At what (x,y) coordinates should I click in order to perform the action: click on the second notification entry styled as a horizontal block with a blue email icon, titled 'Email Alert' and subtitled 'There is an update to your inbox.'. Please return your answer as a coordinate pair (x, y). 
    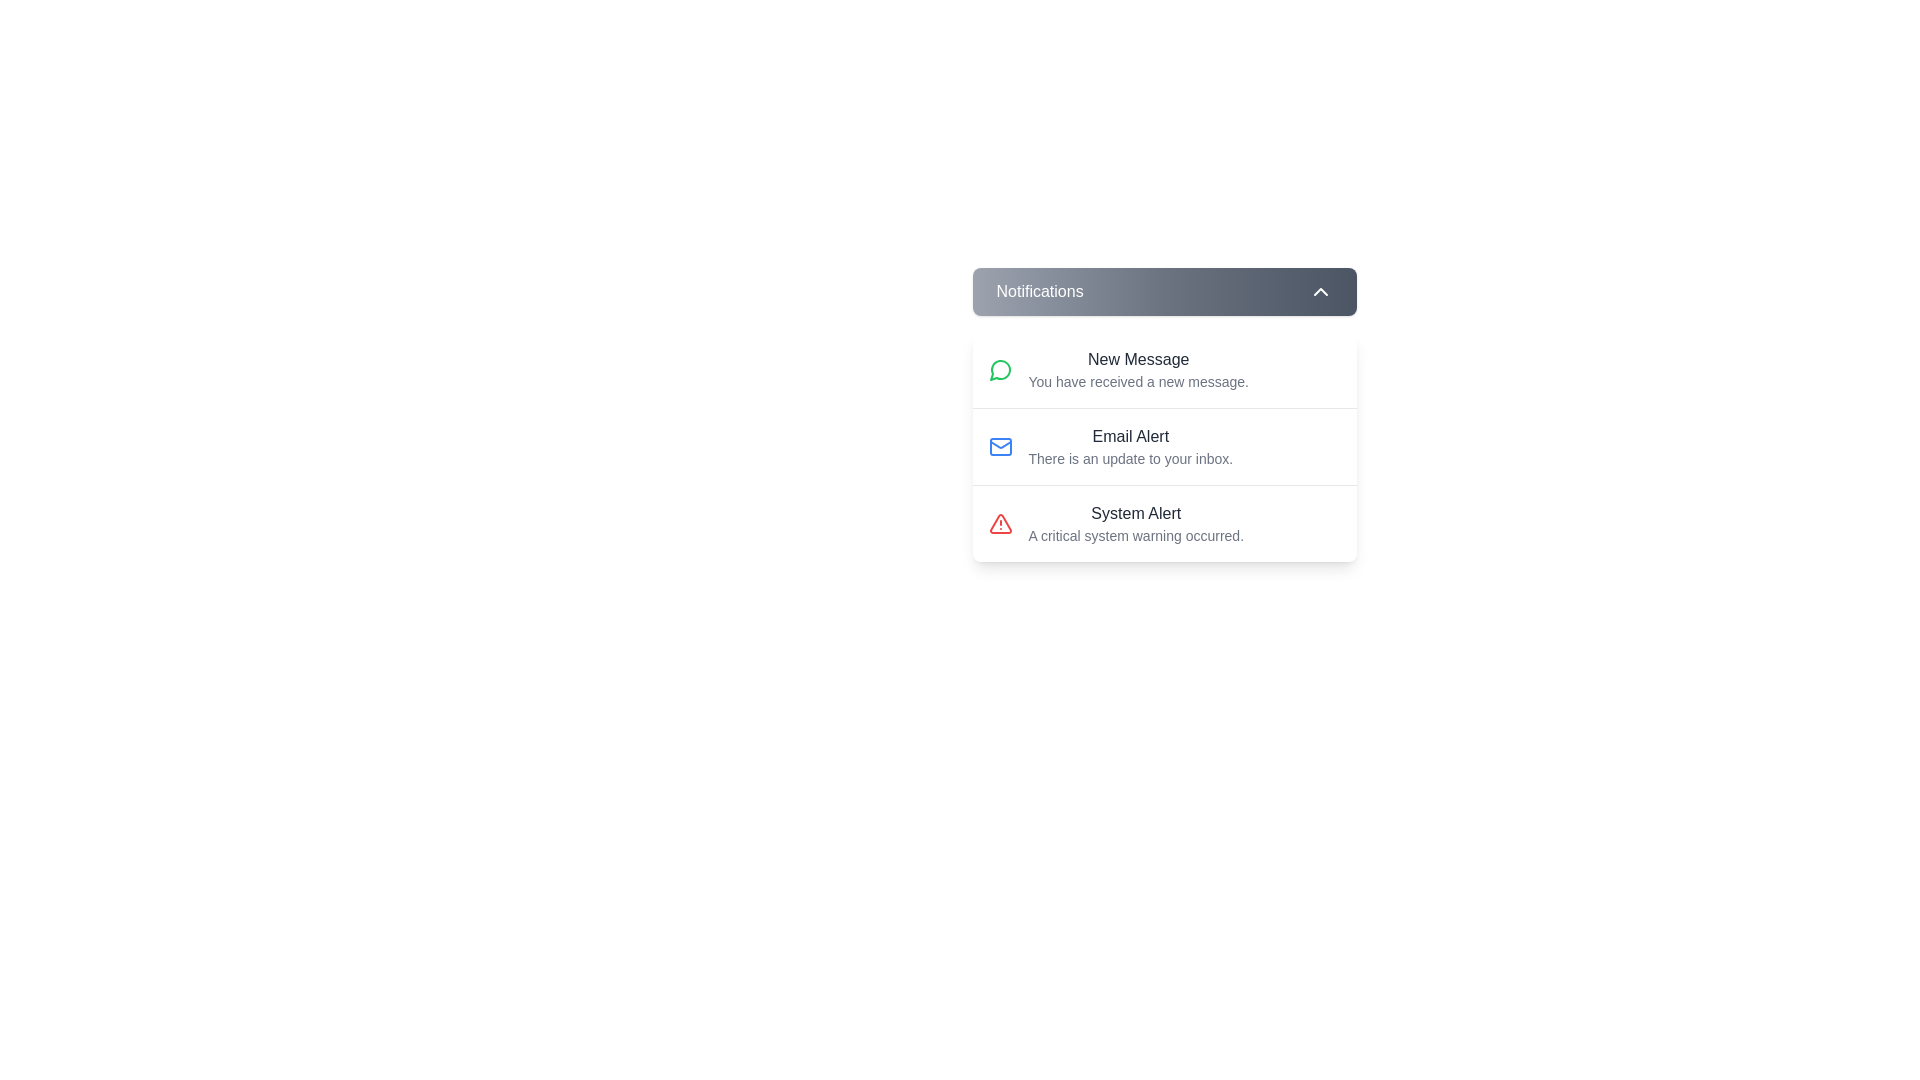
    Looking at the image, I should click on (1164, 445).